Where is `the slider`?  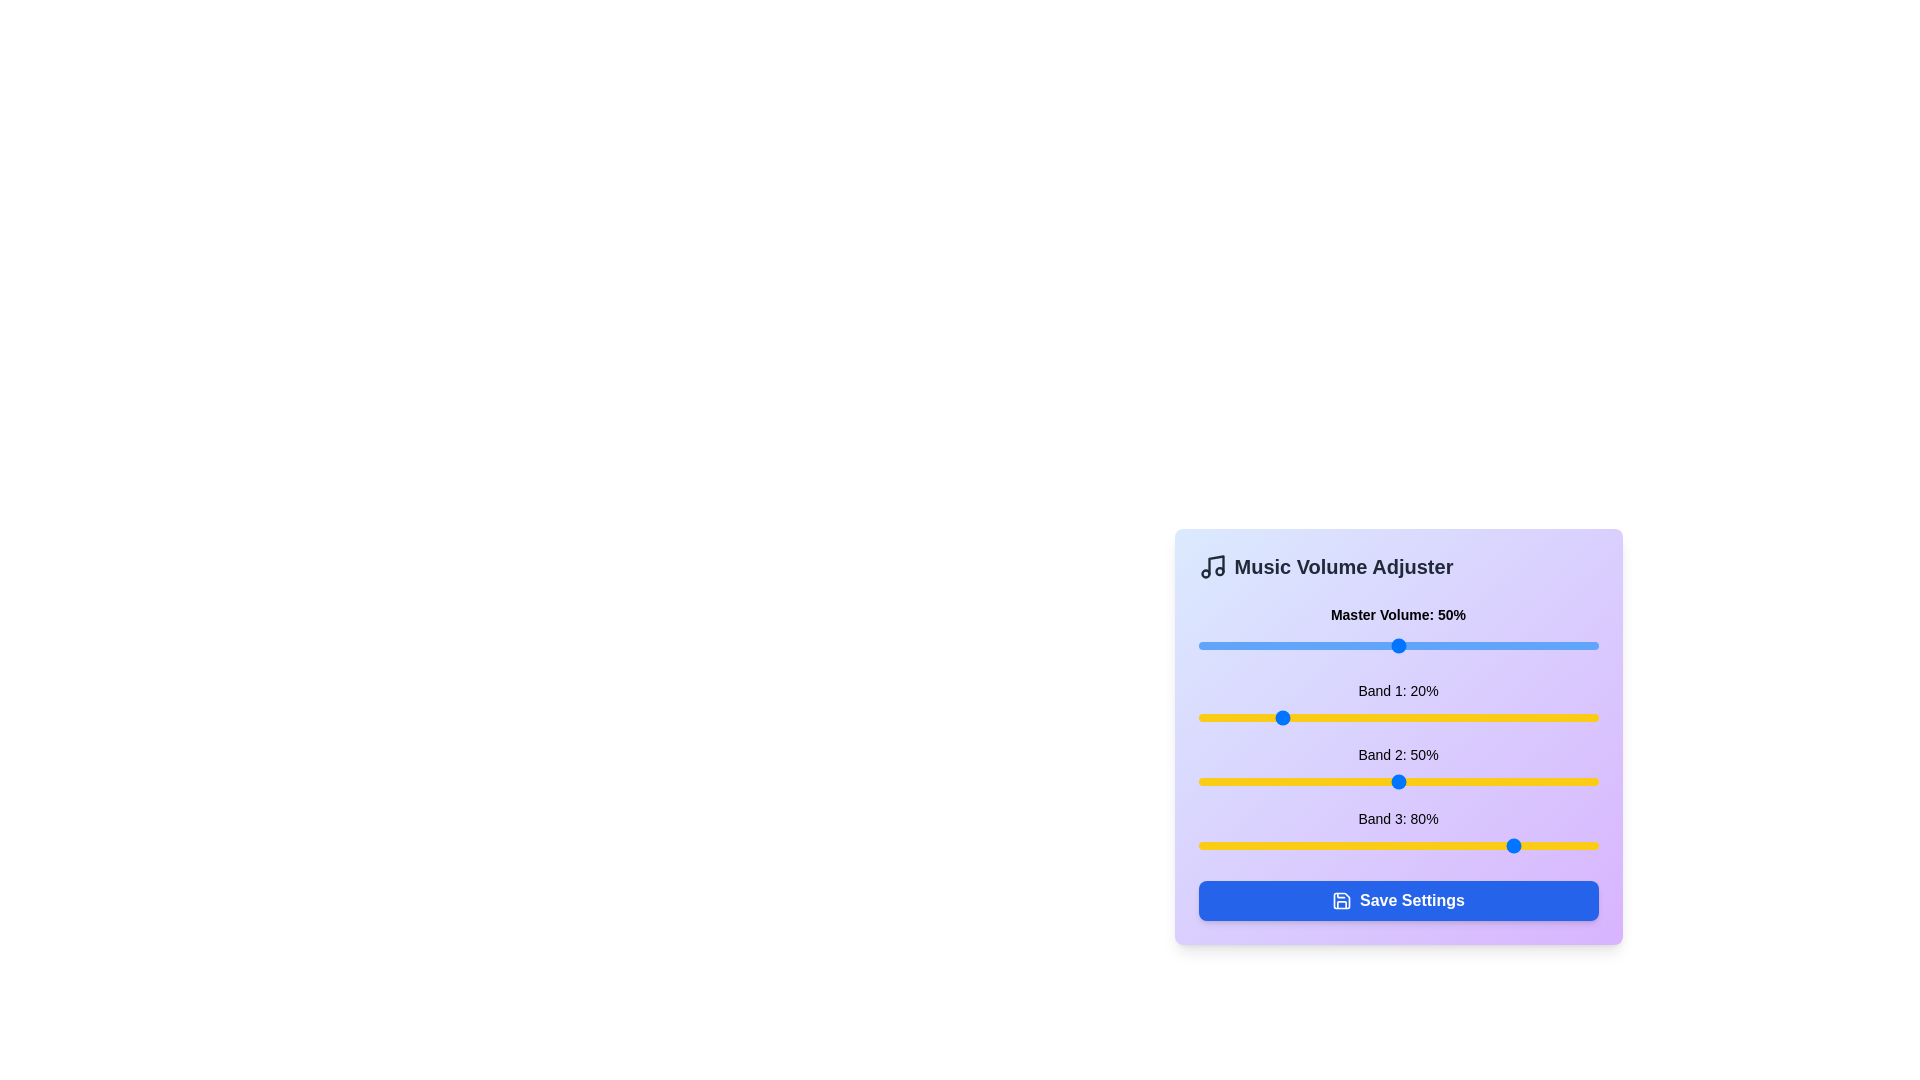 the slider is located at coordinates (1385, 645).